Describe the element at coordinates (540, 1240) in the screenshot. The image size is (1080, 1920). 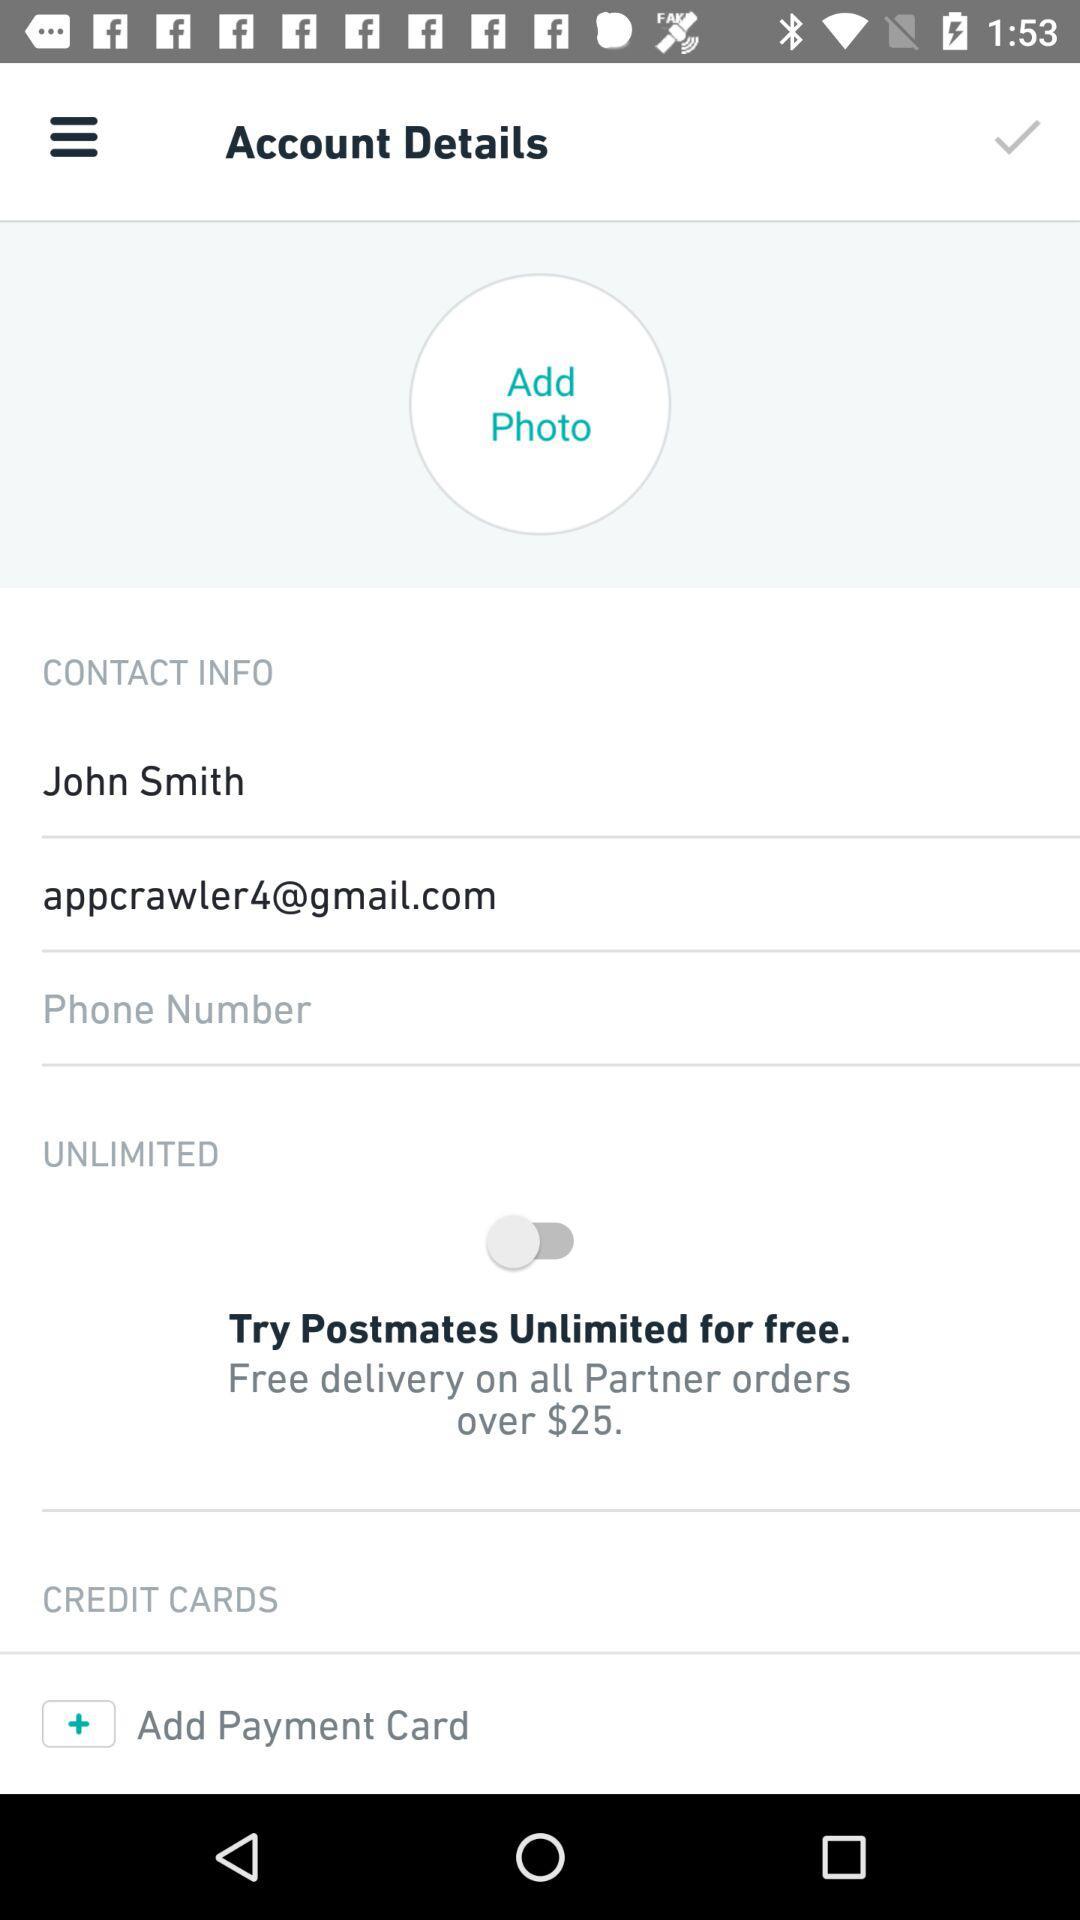
I see `the switch button` at that location.